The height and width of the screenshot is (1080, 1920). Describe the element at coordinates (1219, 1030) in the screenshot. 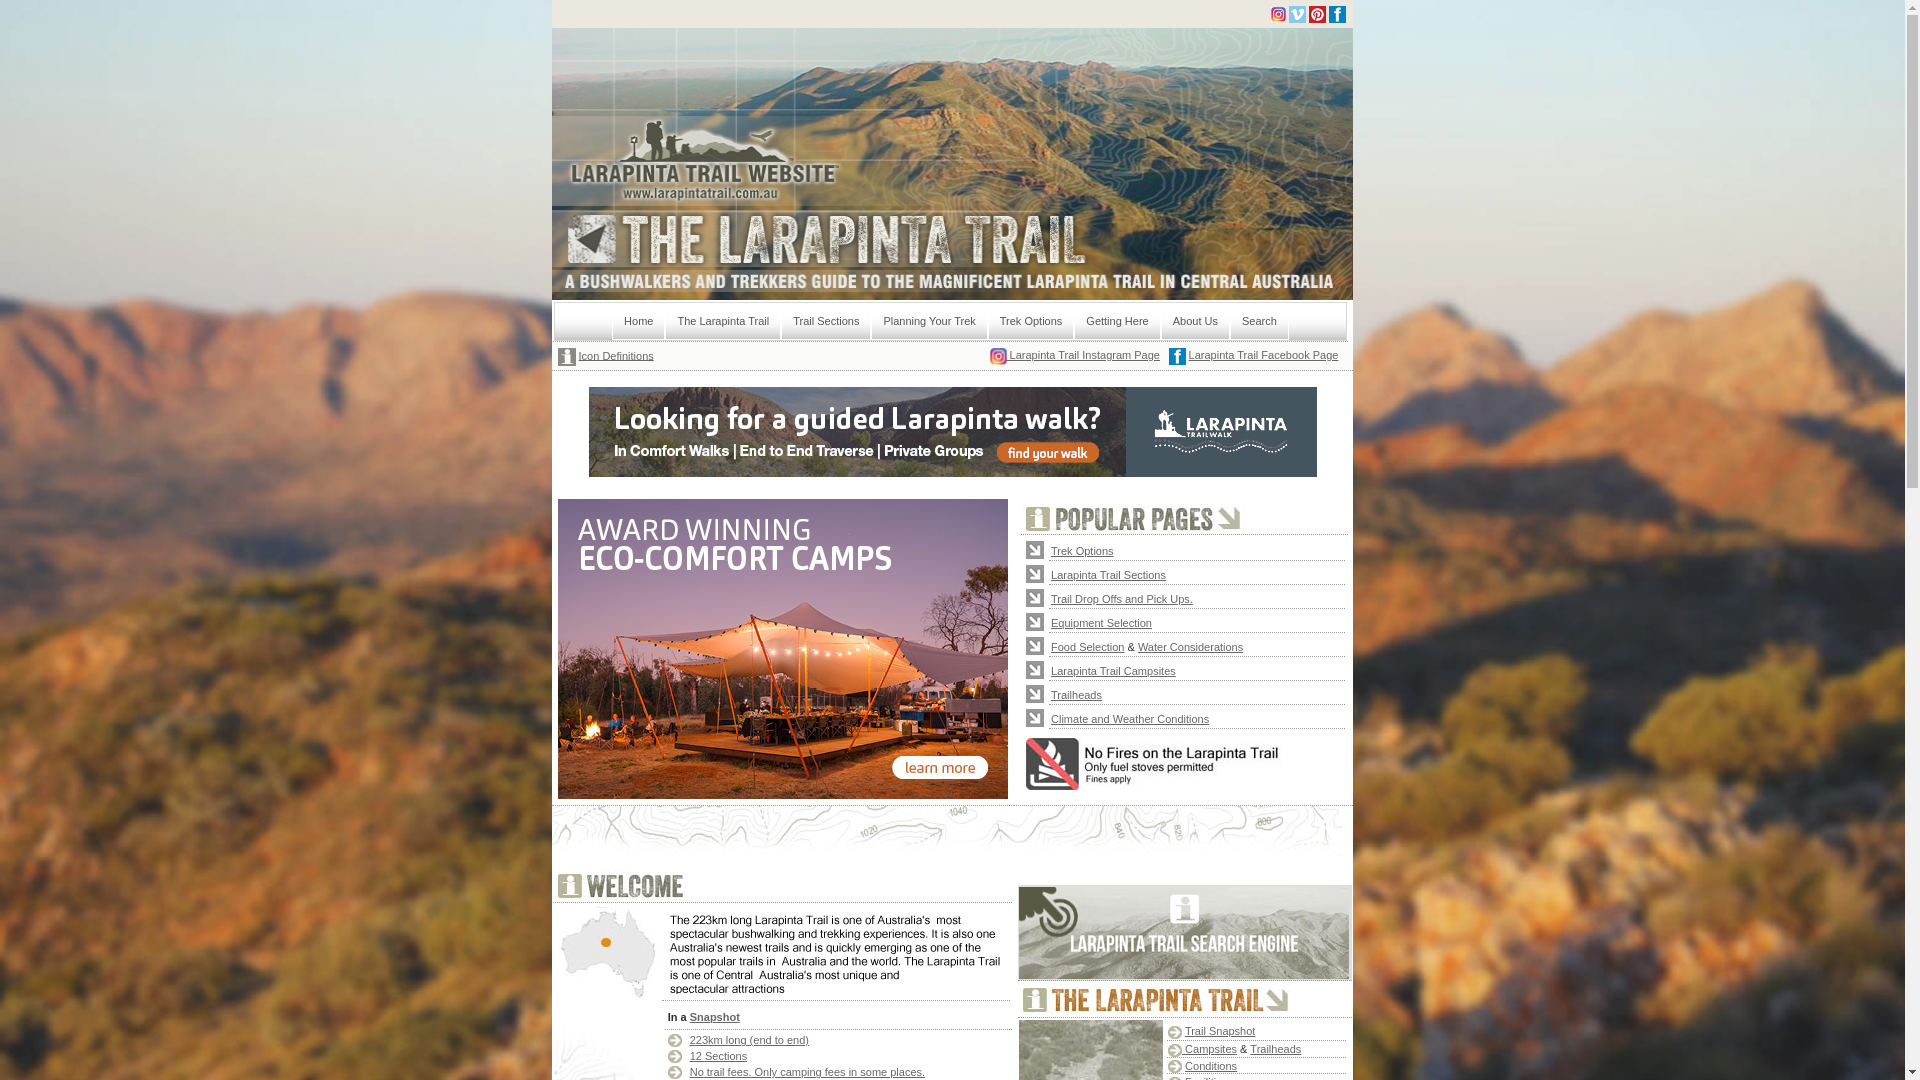

I see `'Trail Snapshot'` at that location.